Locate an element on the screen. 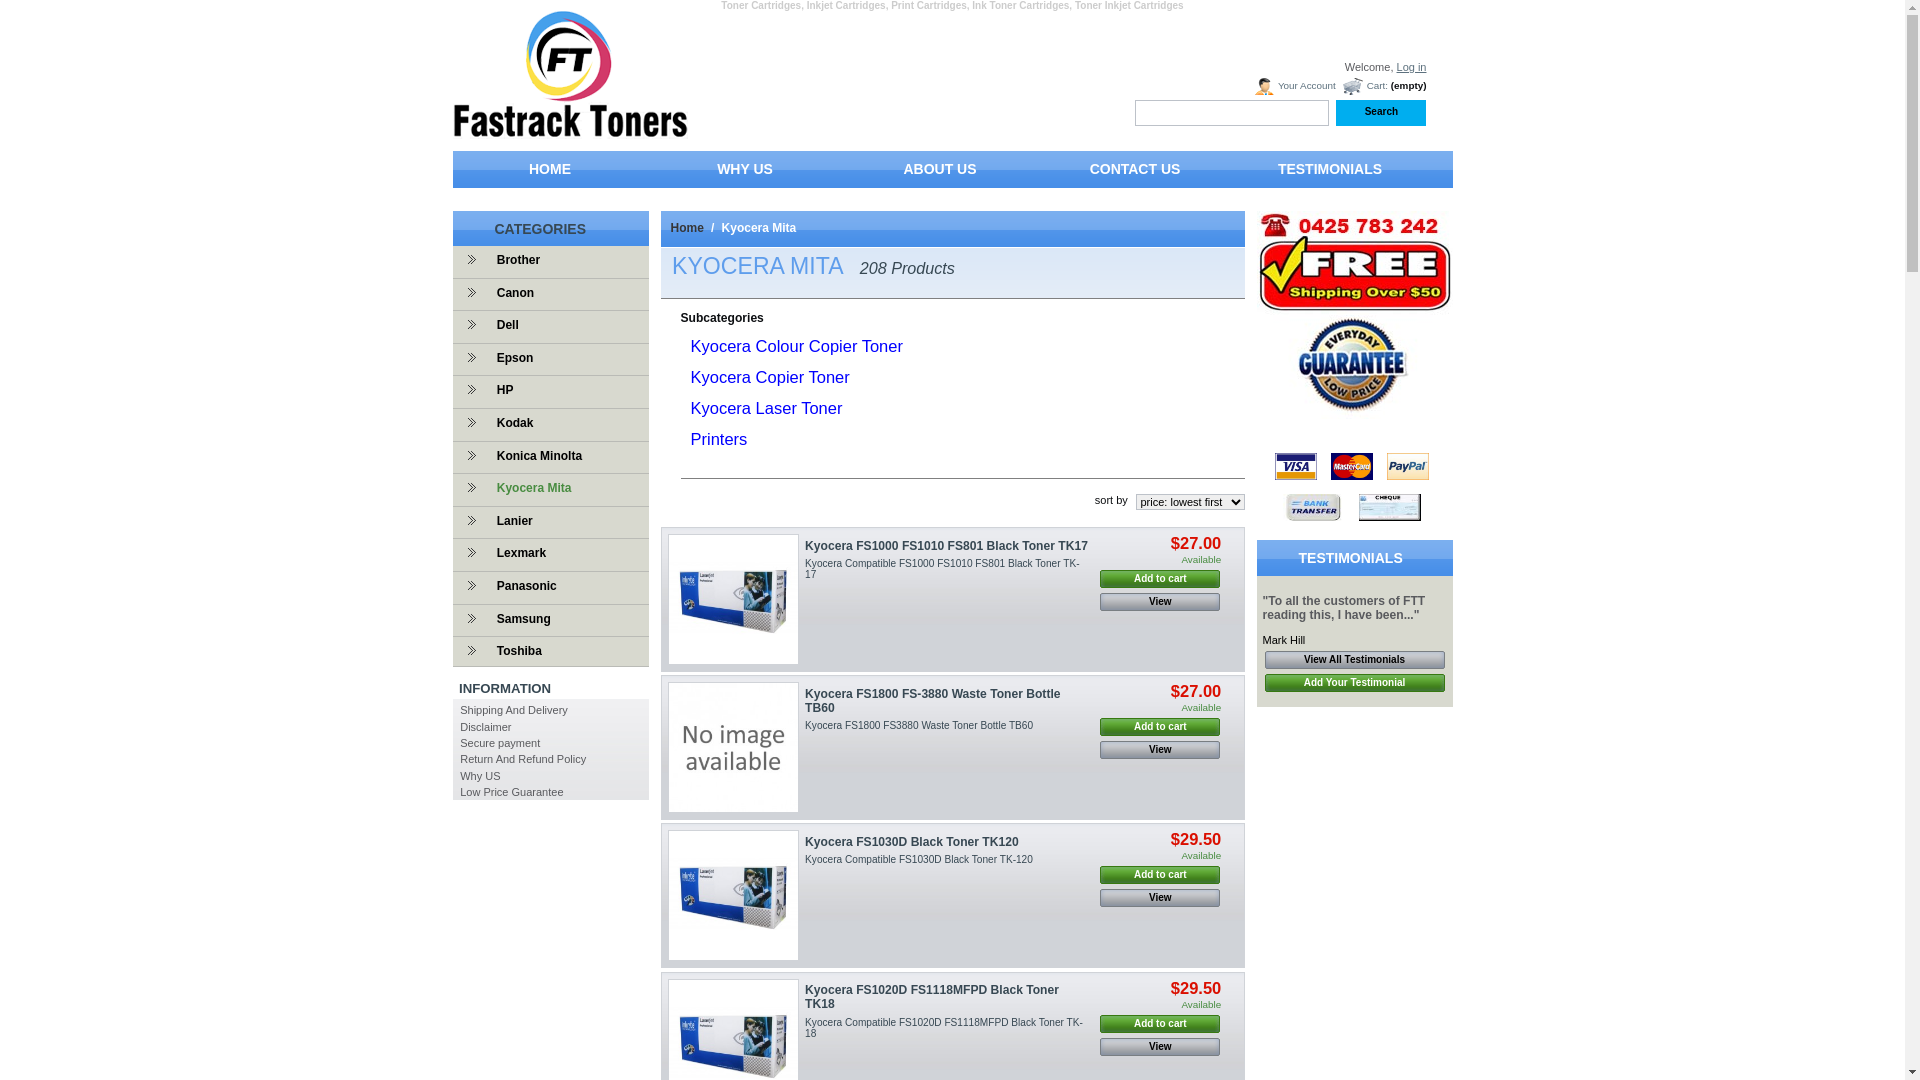  'Kyocera FS1800 FS3880 Waste Toner Bottle TB60' is located at coordinates (917, 725).